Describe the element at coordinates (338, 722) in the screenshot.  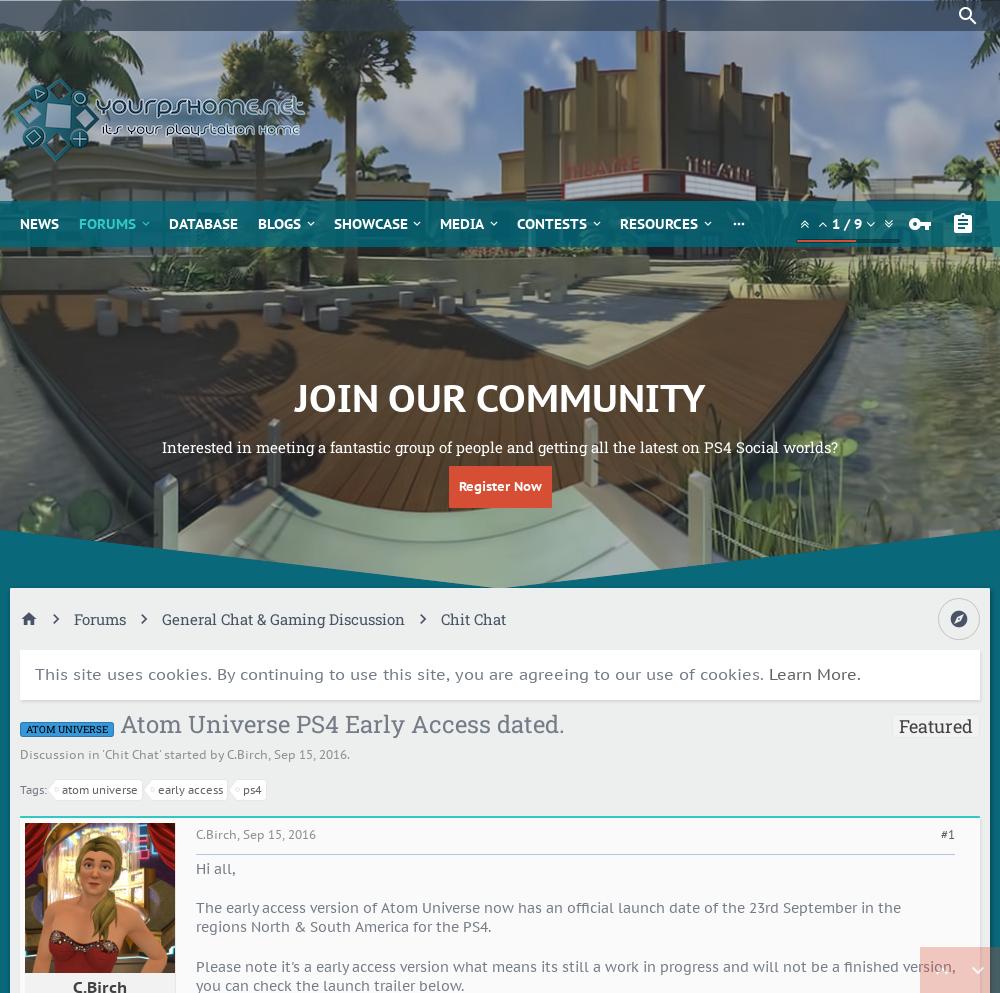
I see `'Atom Universe PS4 Early Access dated.'` at that location.